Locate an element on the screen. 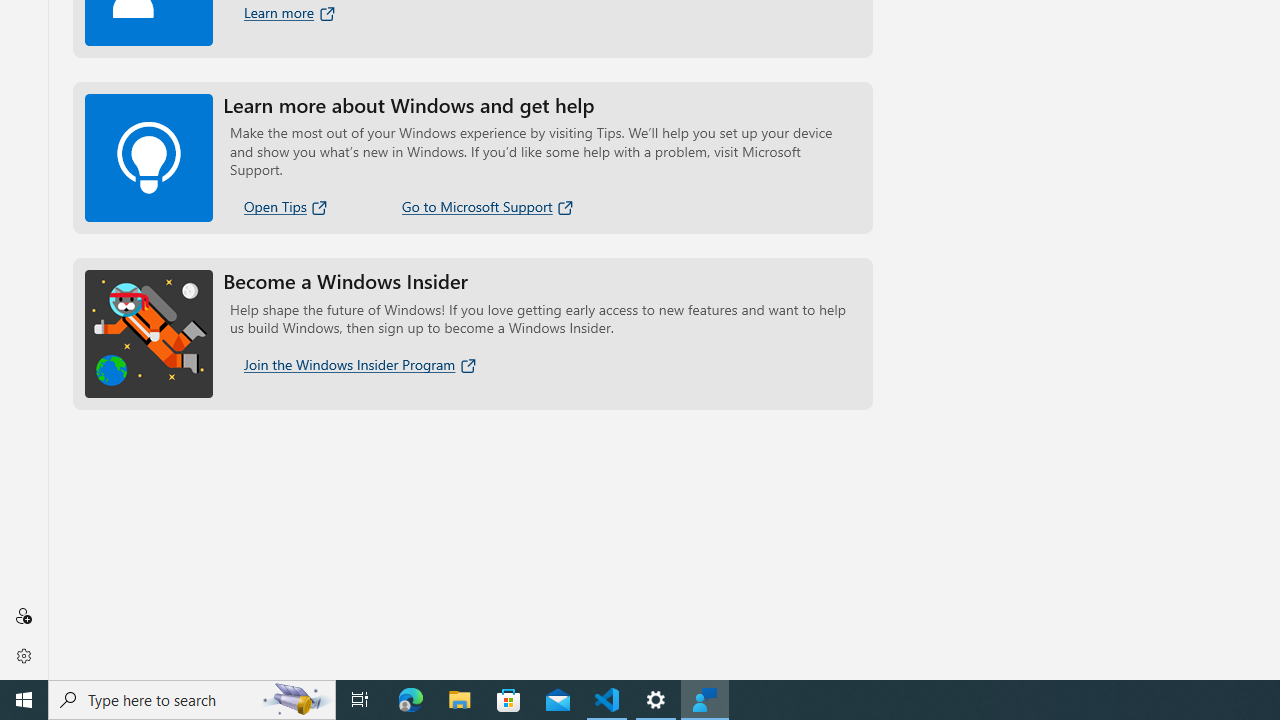  'Feedback Hub - 1 running window' is located at coordinates (705, 698).